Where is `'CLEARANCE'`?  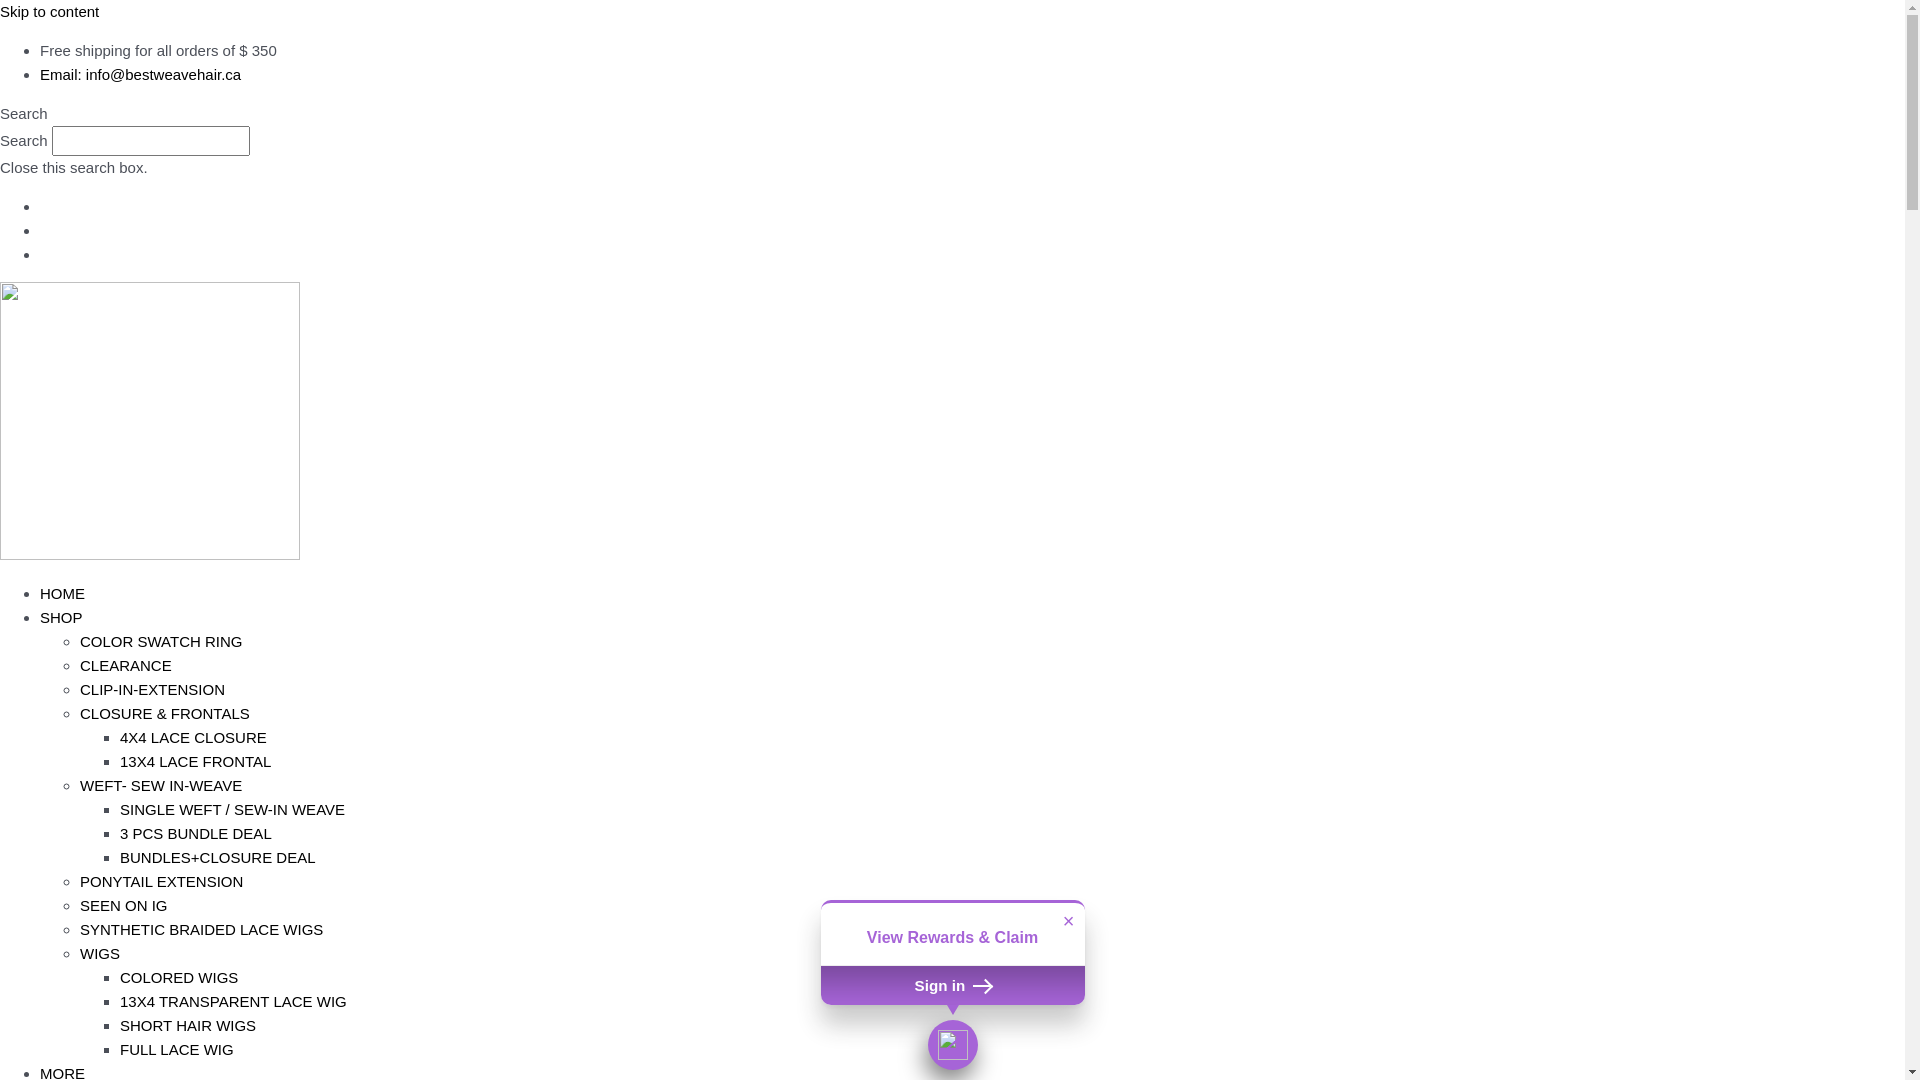 'CLEARANCE' is located at coordinates (124, 665).